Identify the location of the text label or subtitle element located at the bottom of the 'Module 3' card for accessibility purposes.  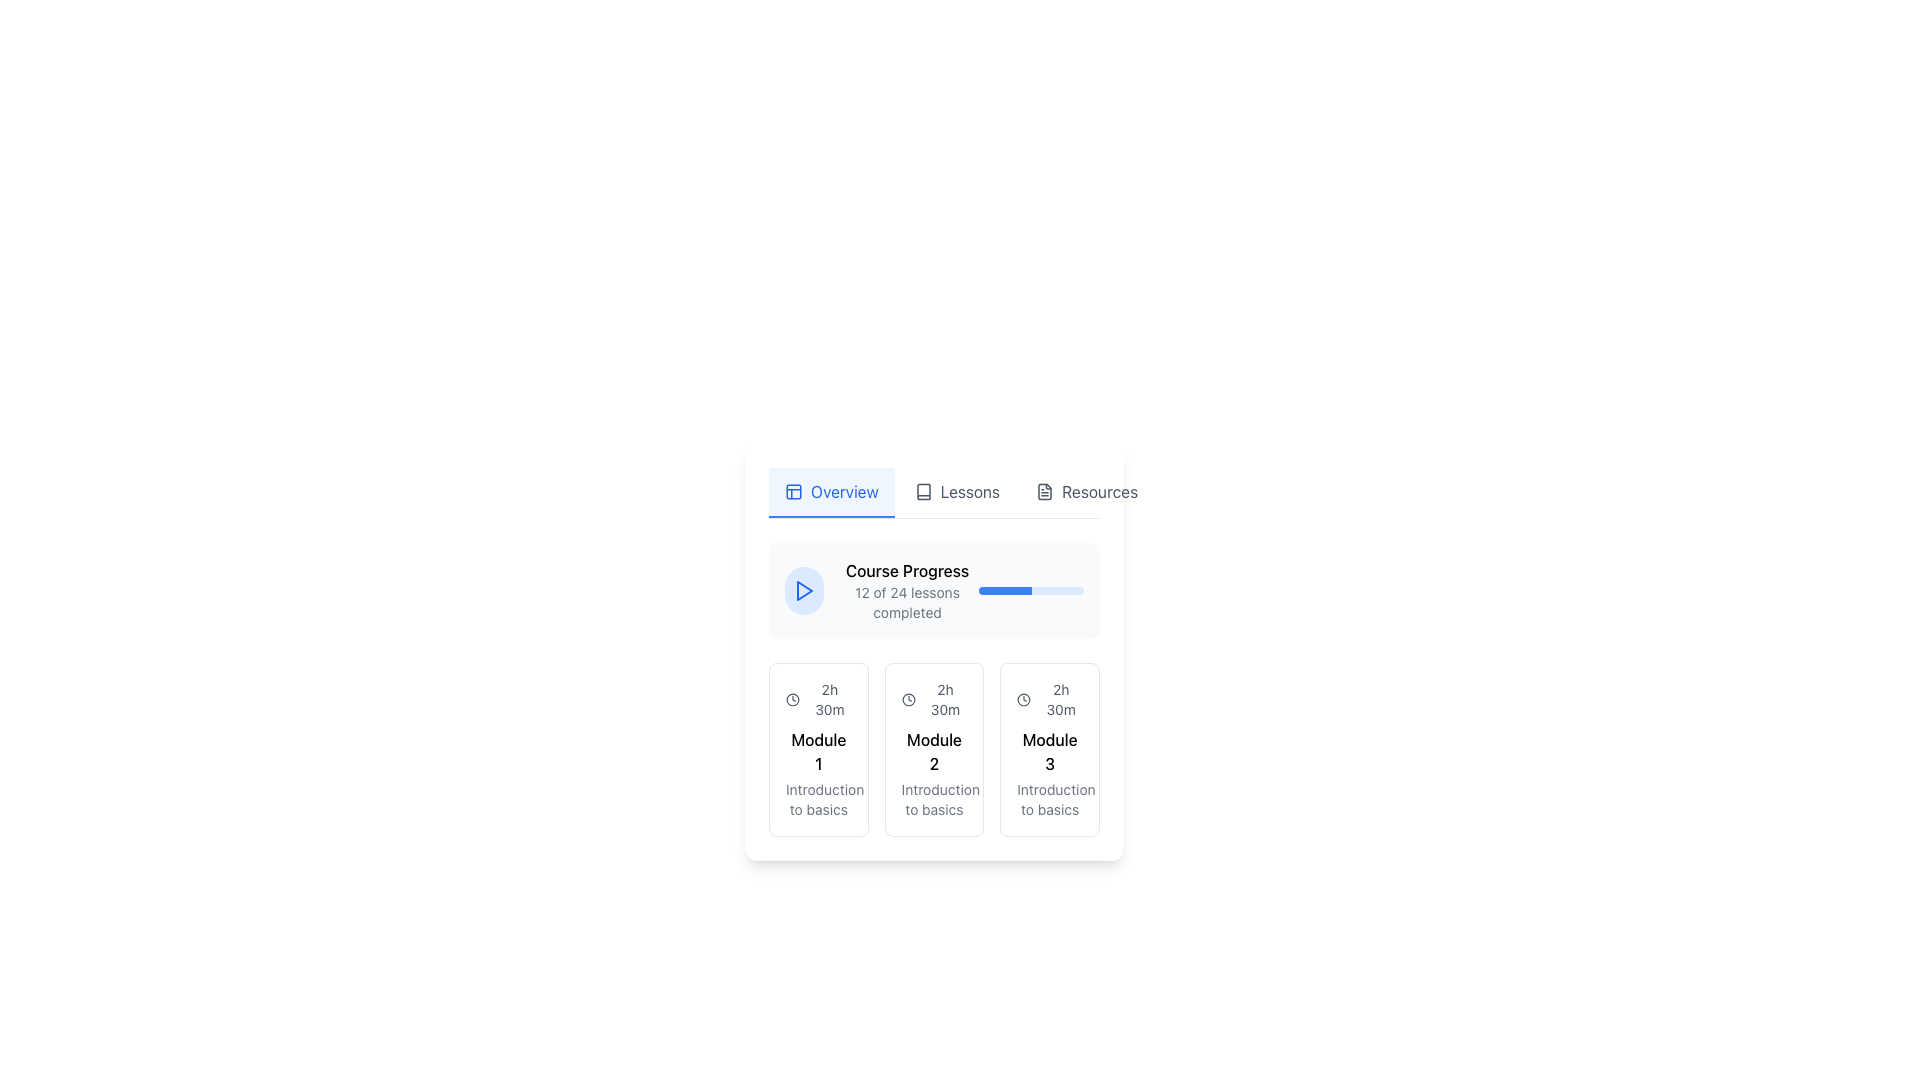
(1049, 798).